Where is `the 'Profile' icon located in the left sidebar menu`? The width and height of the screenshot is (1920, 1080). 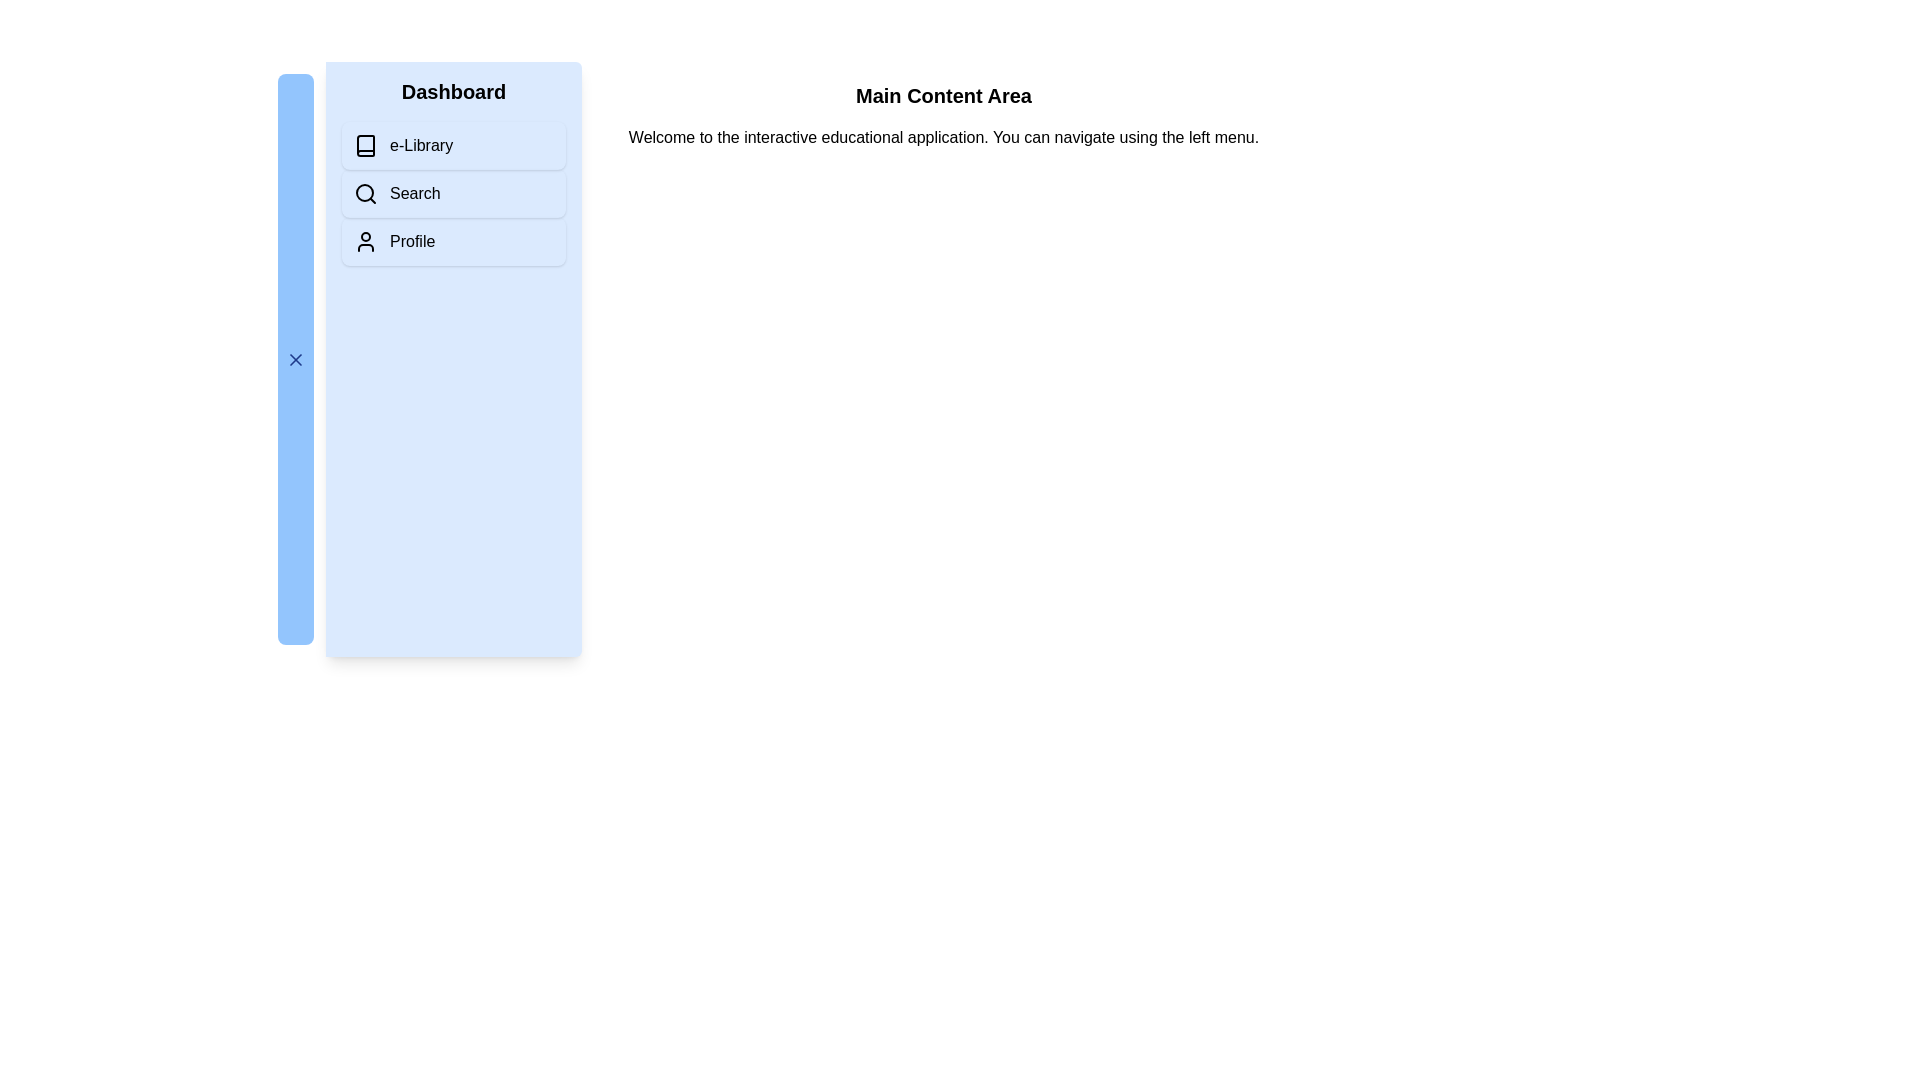 the 'Profile' icon located in the left sidebar menu is located at coordinates (365, 241).